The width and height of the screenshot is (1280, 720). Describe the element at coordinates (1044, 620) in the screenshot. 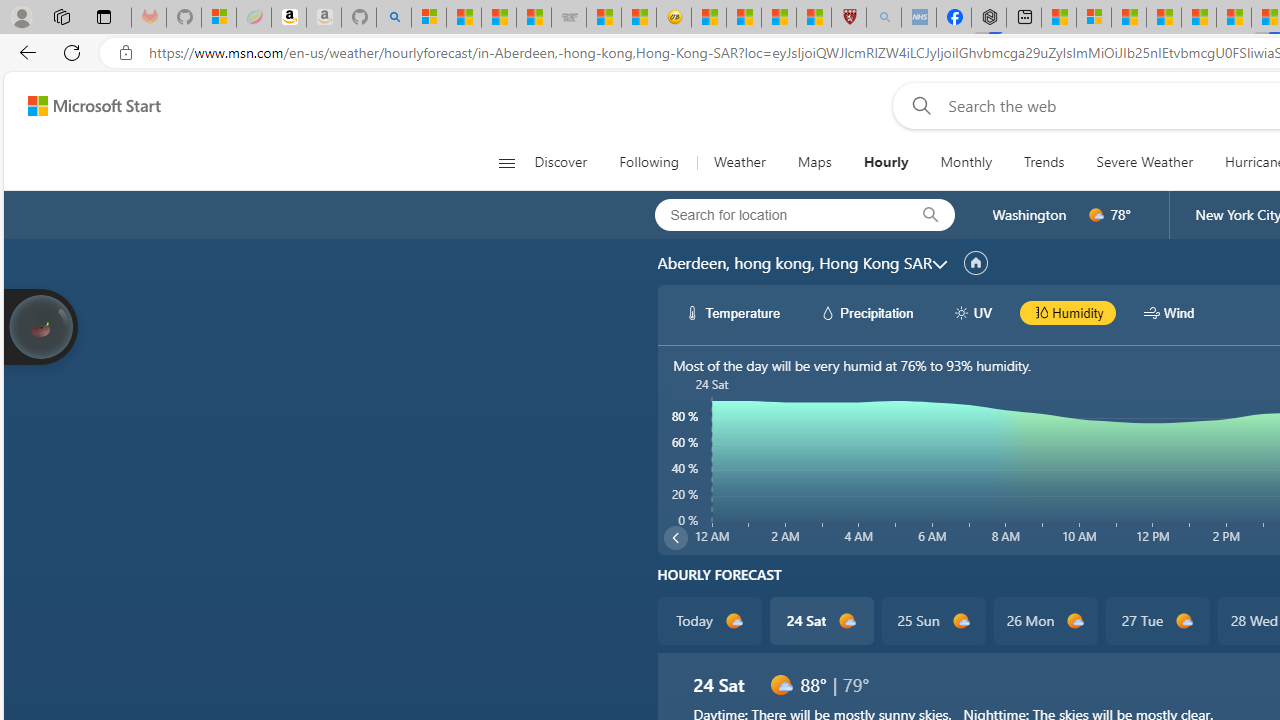

I see `'26 Mon d1000'` at that location.